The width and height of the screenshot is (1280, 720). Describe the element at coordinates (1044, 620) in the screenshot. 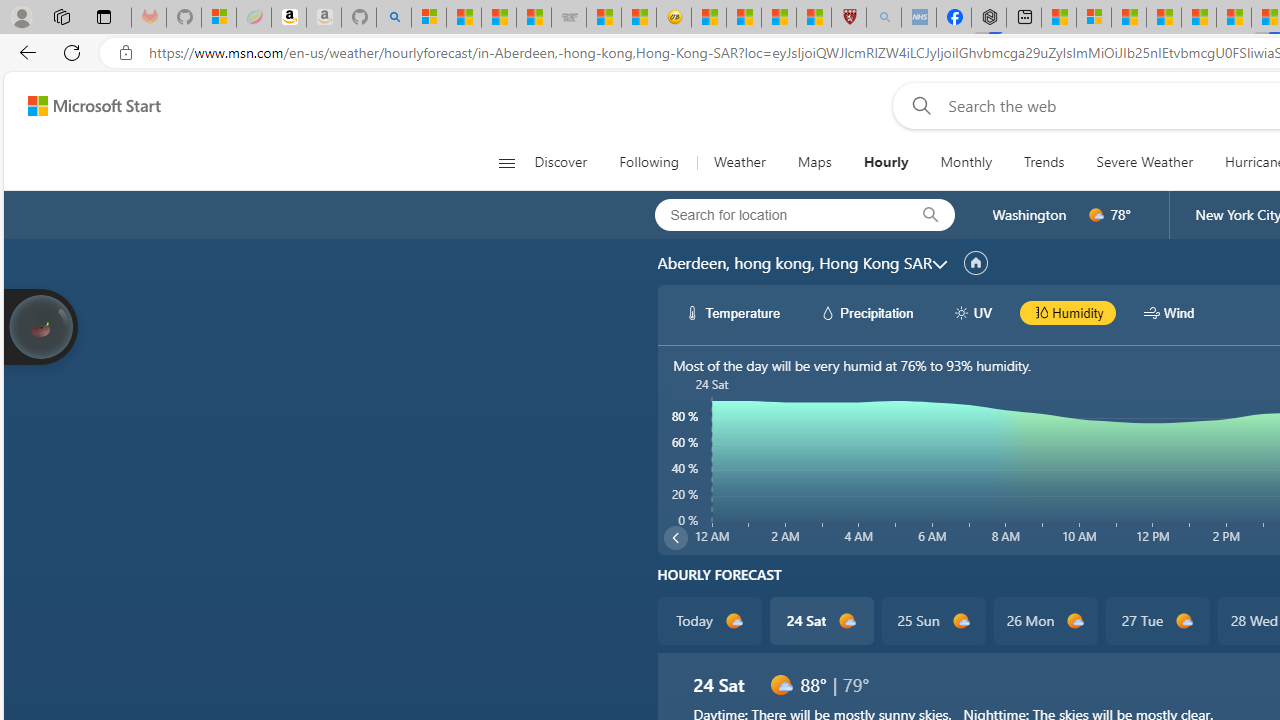

I see `'26 Mon d1000'` at that location.